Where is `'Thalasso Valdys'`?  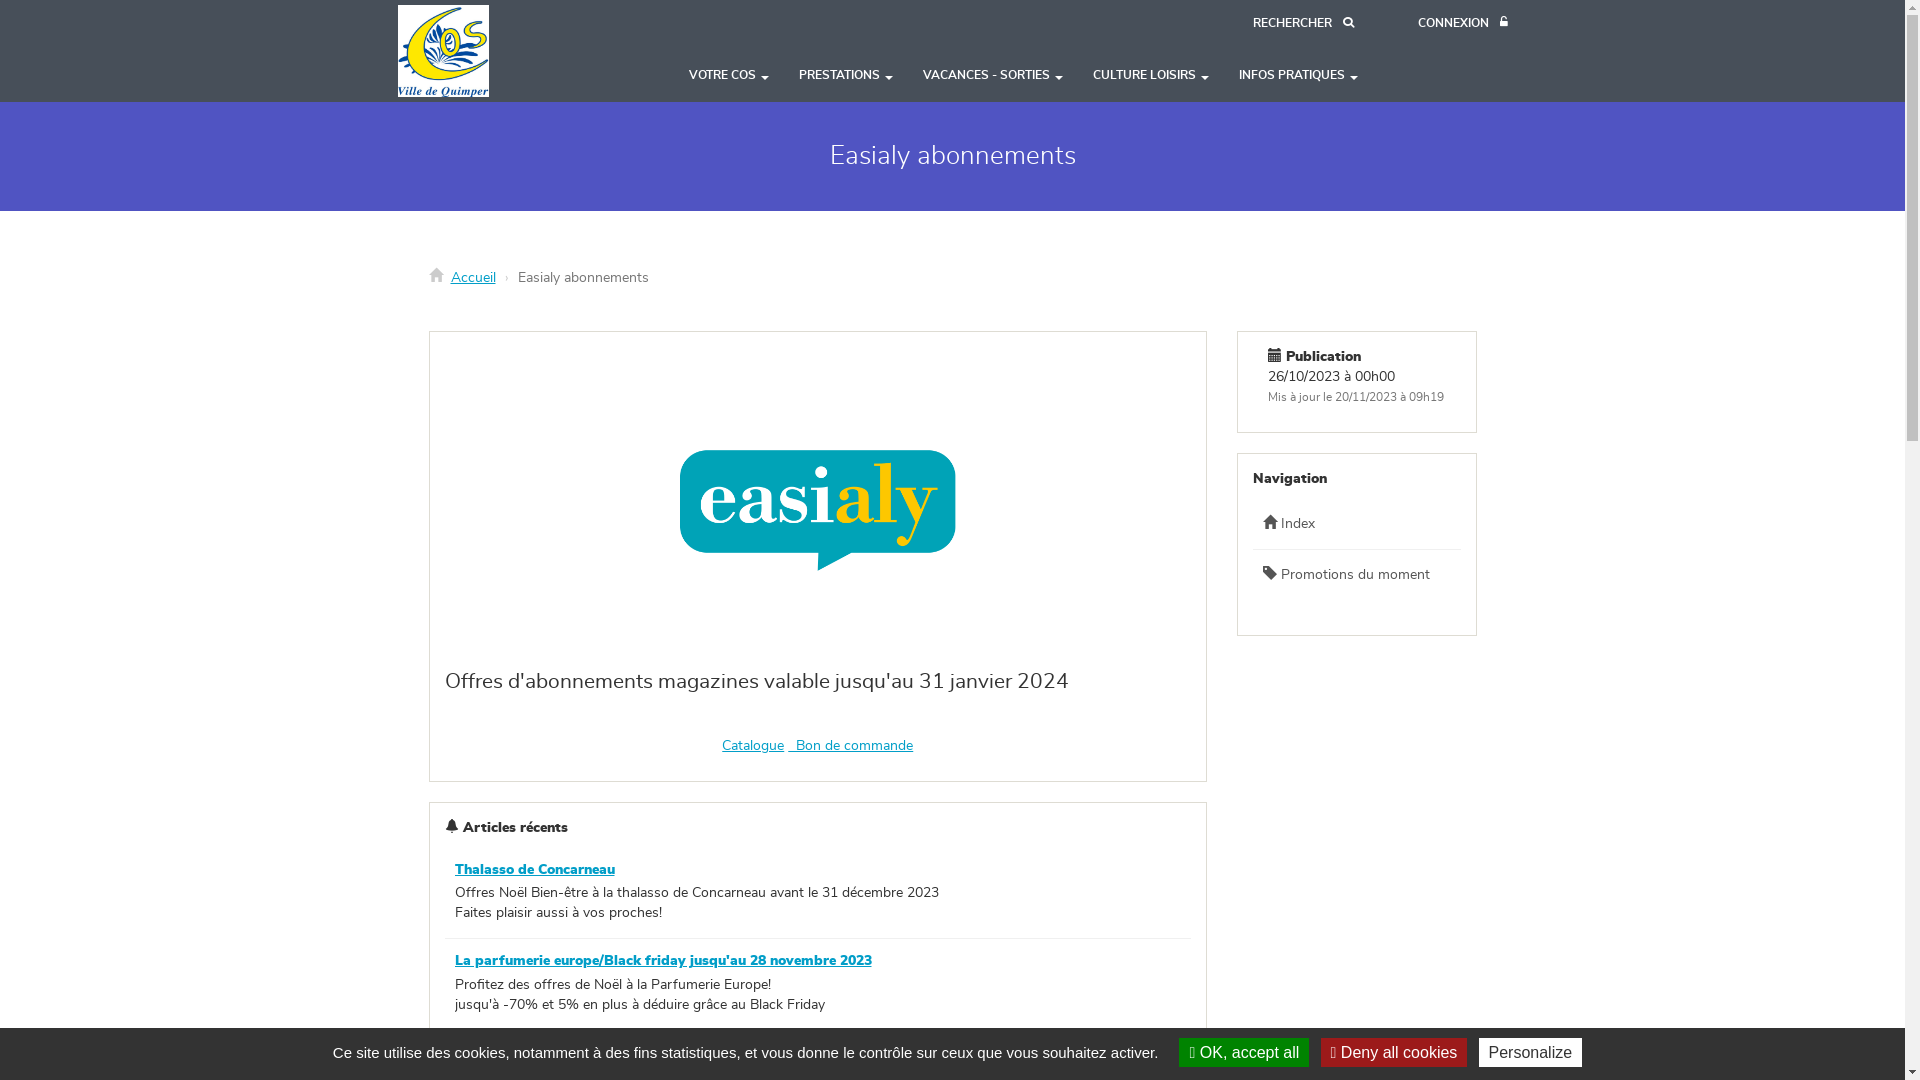 'Thalasso Valdys' is located at coordinates (453, 1052).